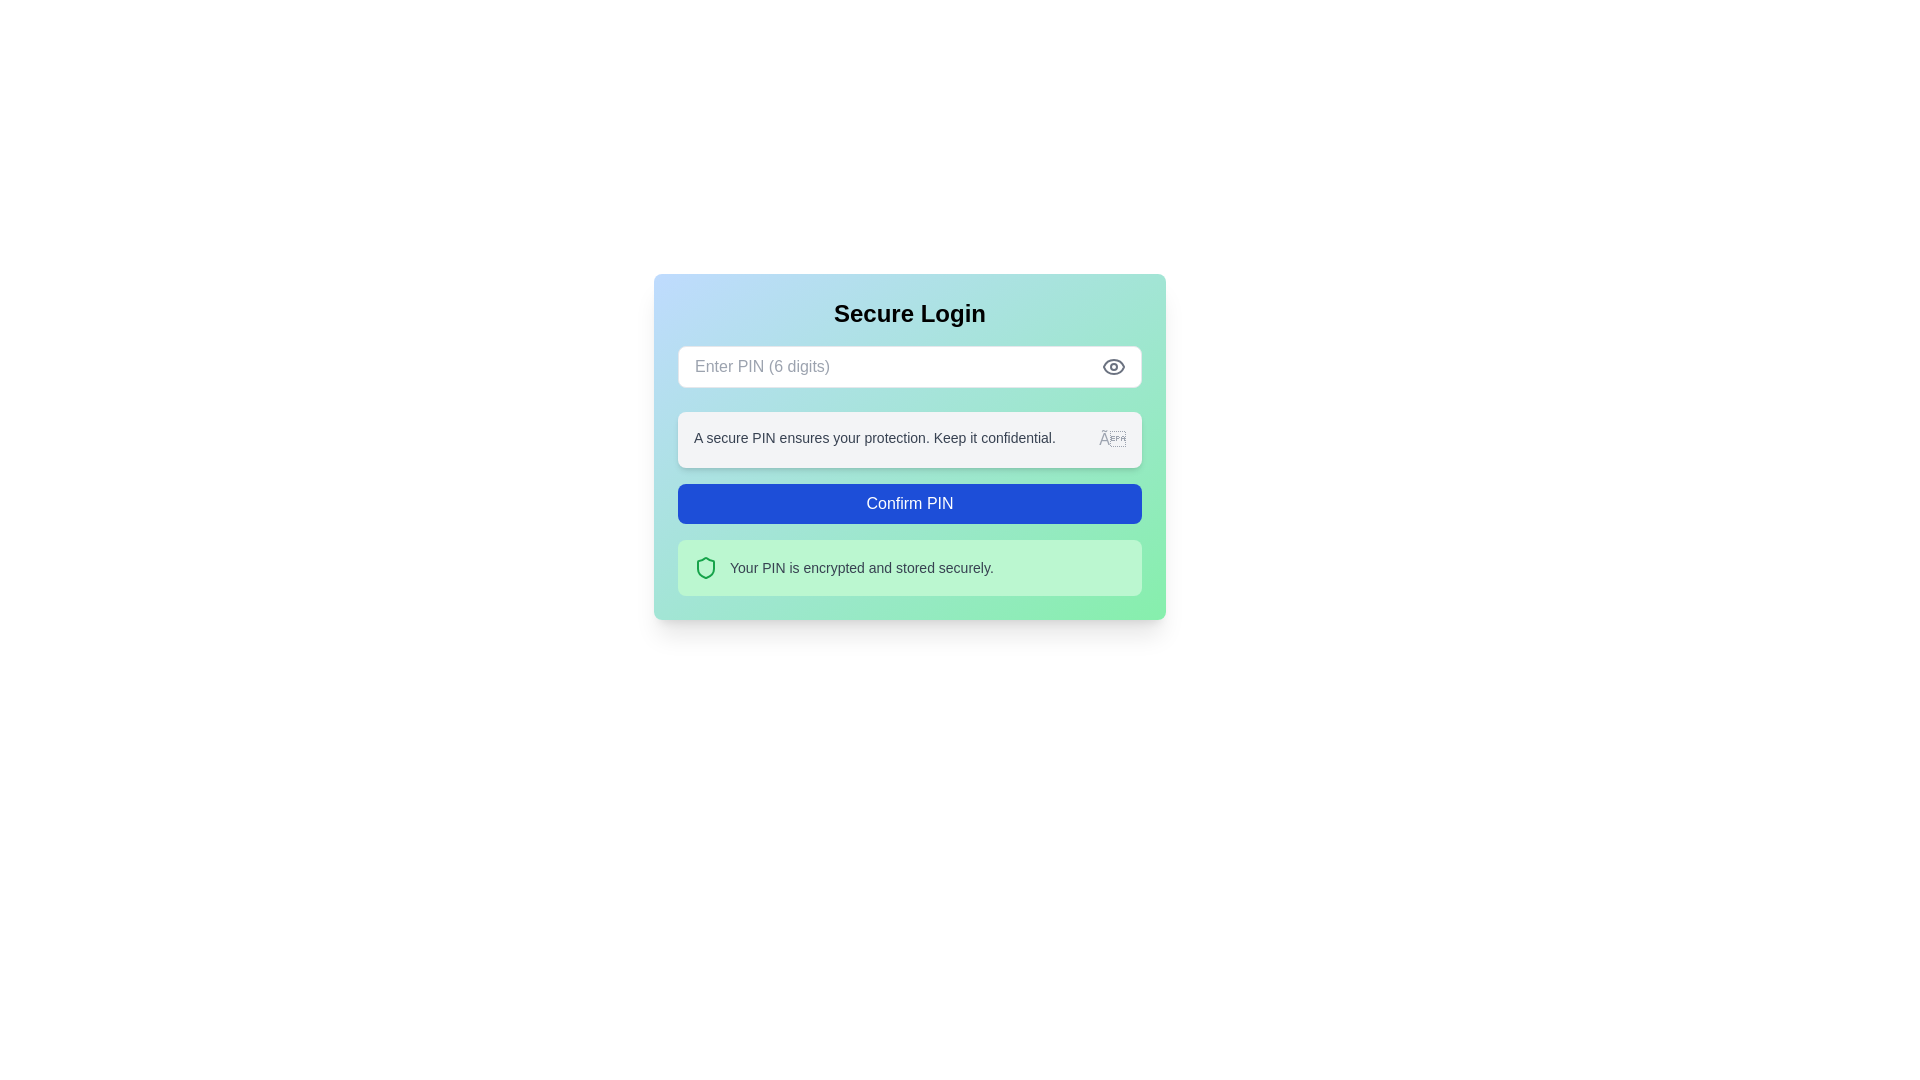 The height and width of the screenshot is (1080, 1920). Describe the element at coordinates (1111, 438) in the screenshot. I see `the dismiss button represented by a small '×' icon on the right side of the message box` at that location.